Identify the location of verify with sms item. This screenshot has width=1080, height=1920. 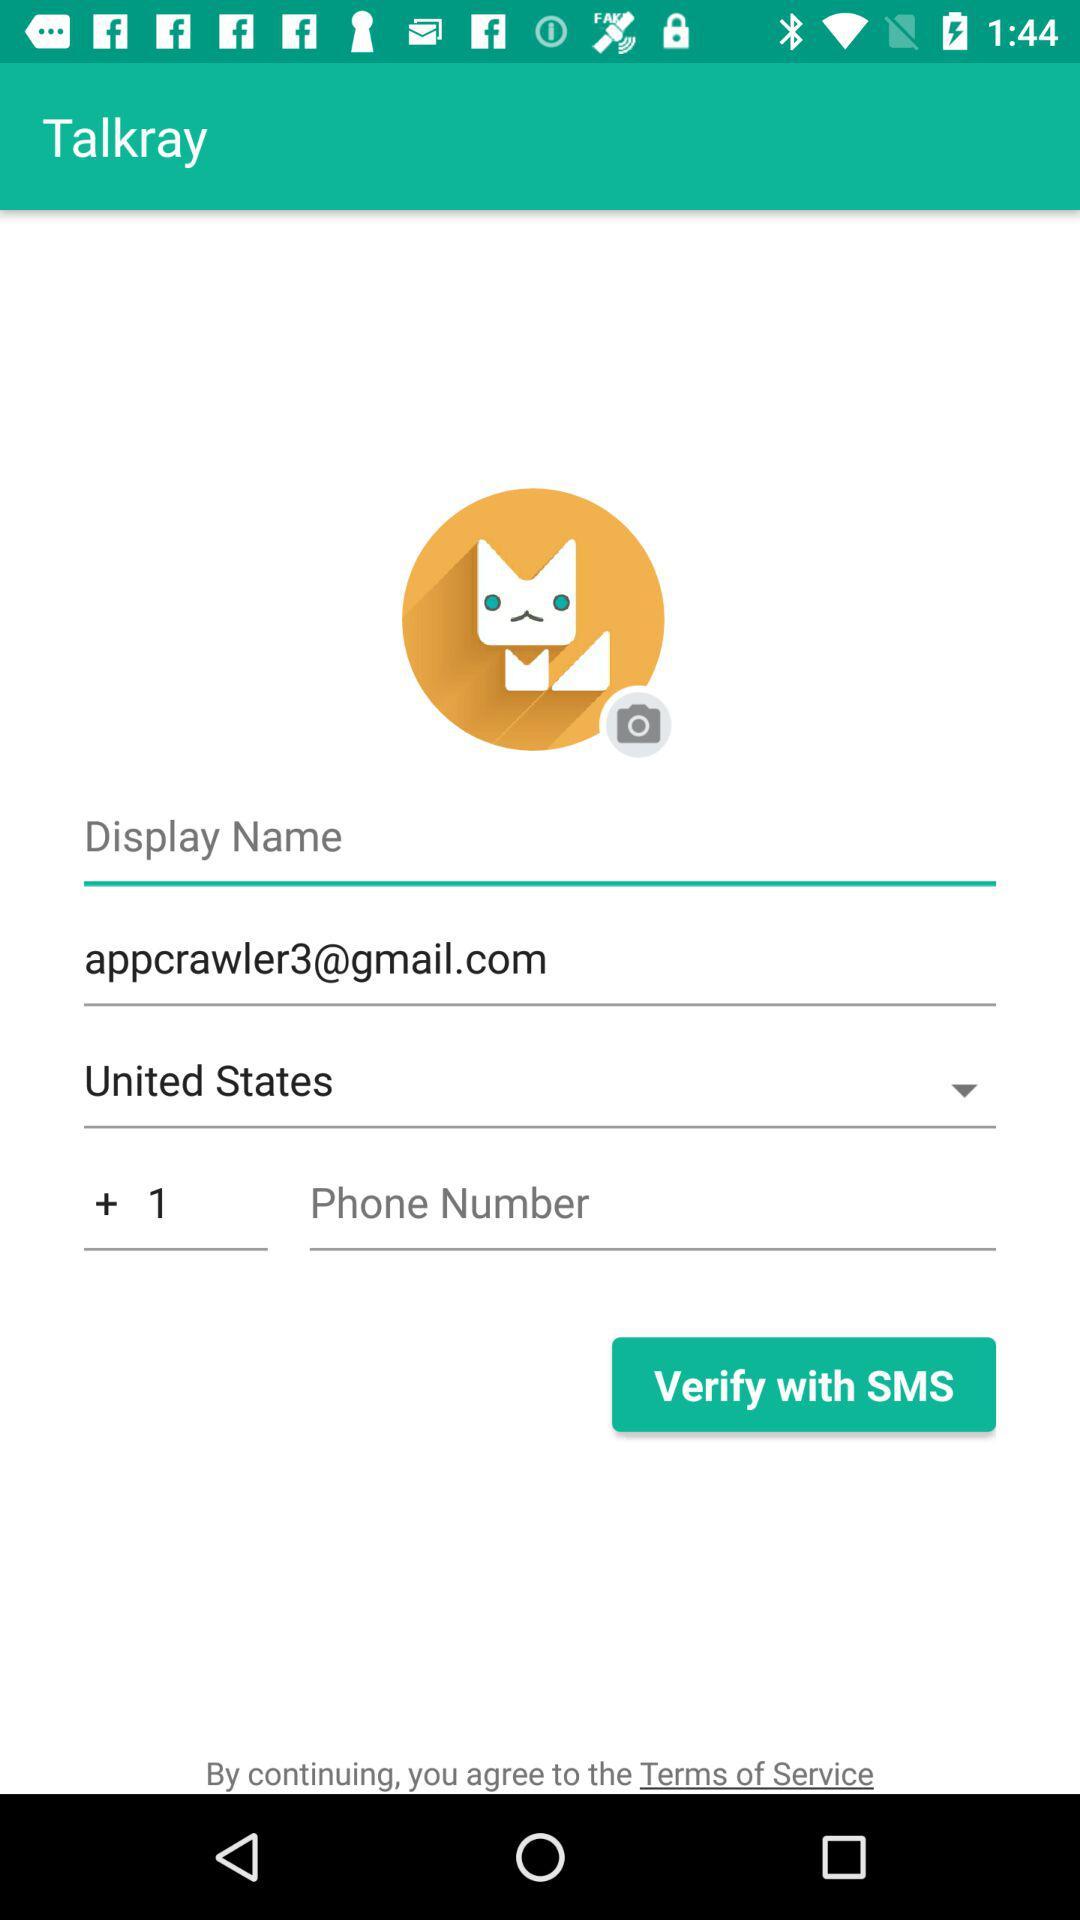
(802, 1383).